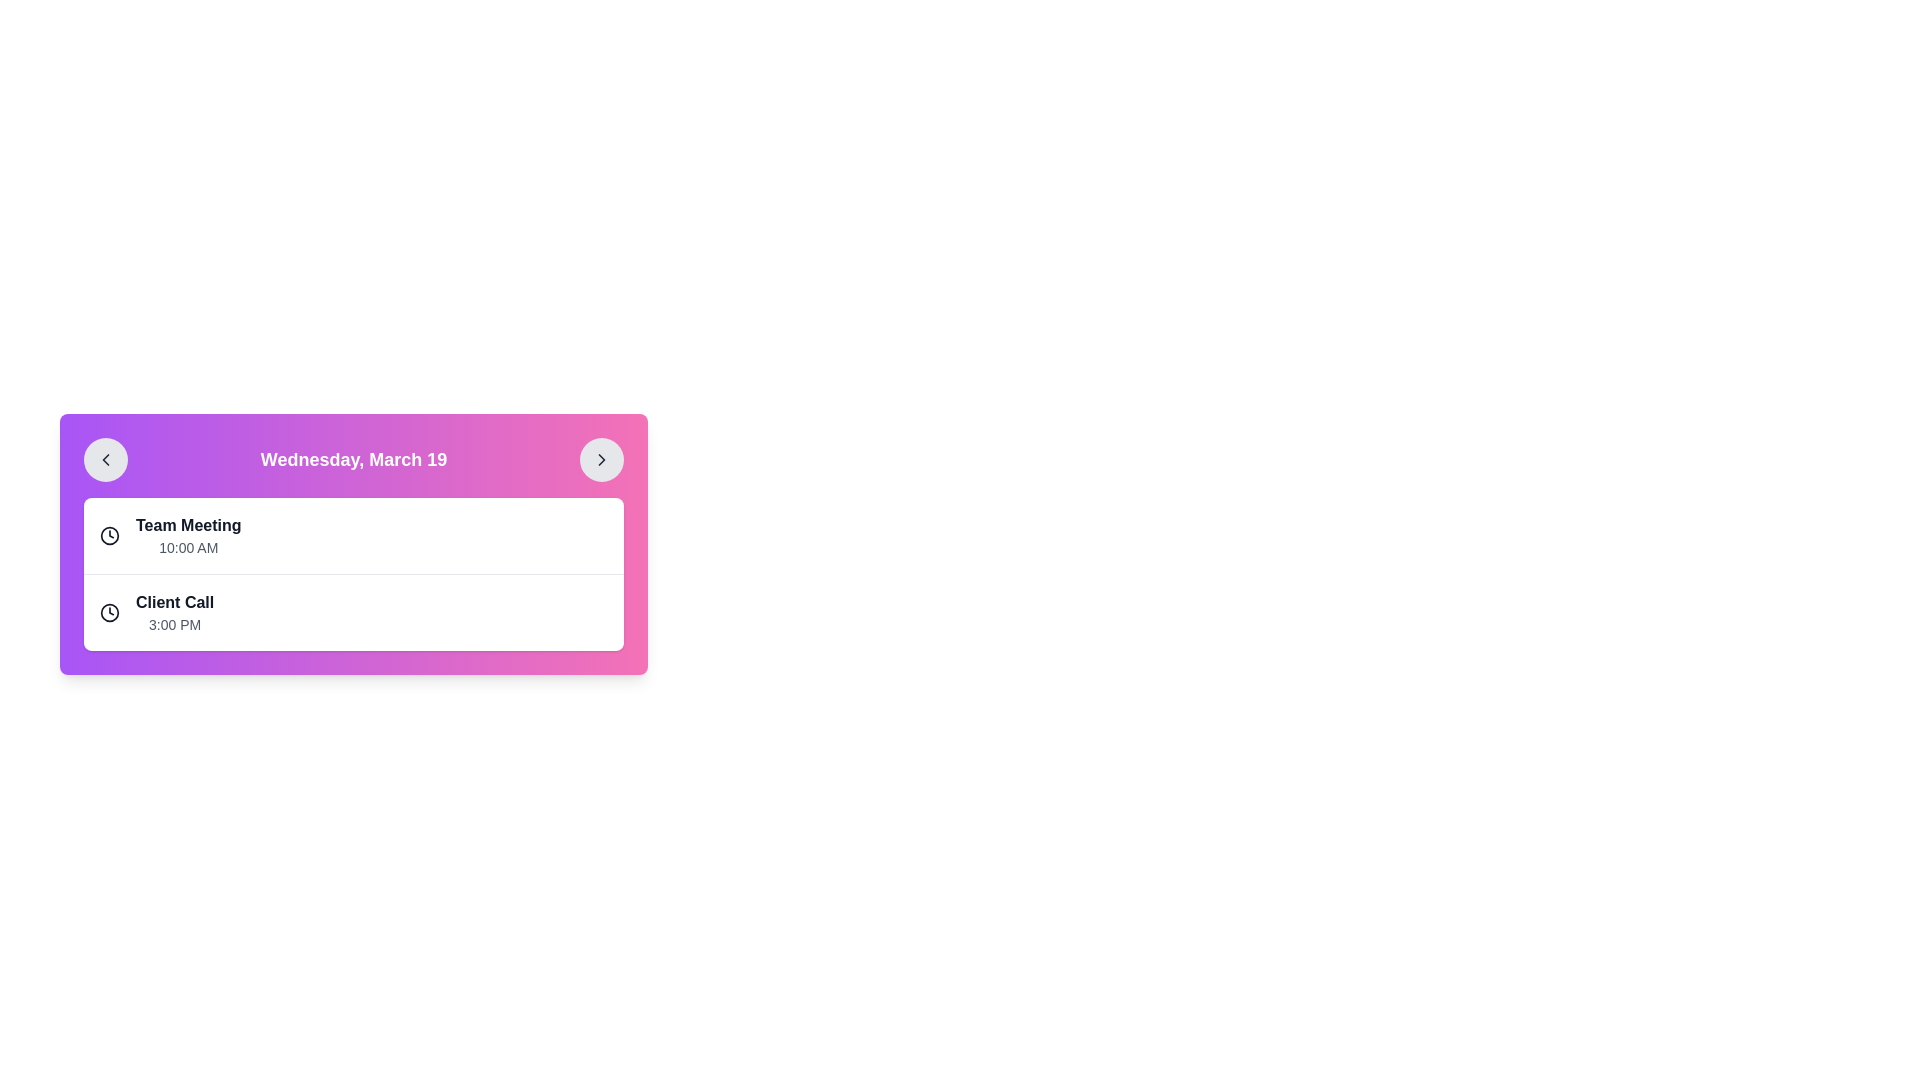  What do you see at coordinates (188, 547) in the screenshot?
I see `displayed time from the text label indicating the scheduled time for the 'Team Meeting', which is located in the first row of events, aligned with the 'Team Meeting' label above it` at bounding box center [188, 547].